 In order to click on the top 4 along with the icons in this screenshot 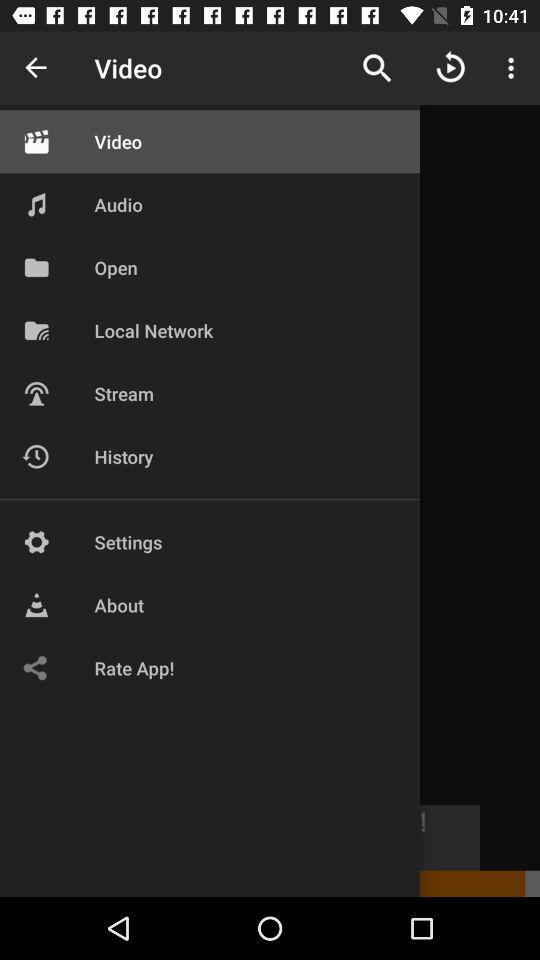, I will do `click(143, 252)`.